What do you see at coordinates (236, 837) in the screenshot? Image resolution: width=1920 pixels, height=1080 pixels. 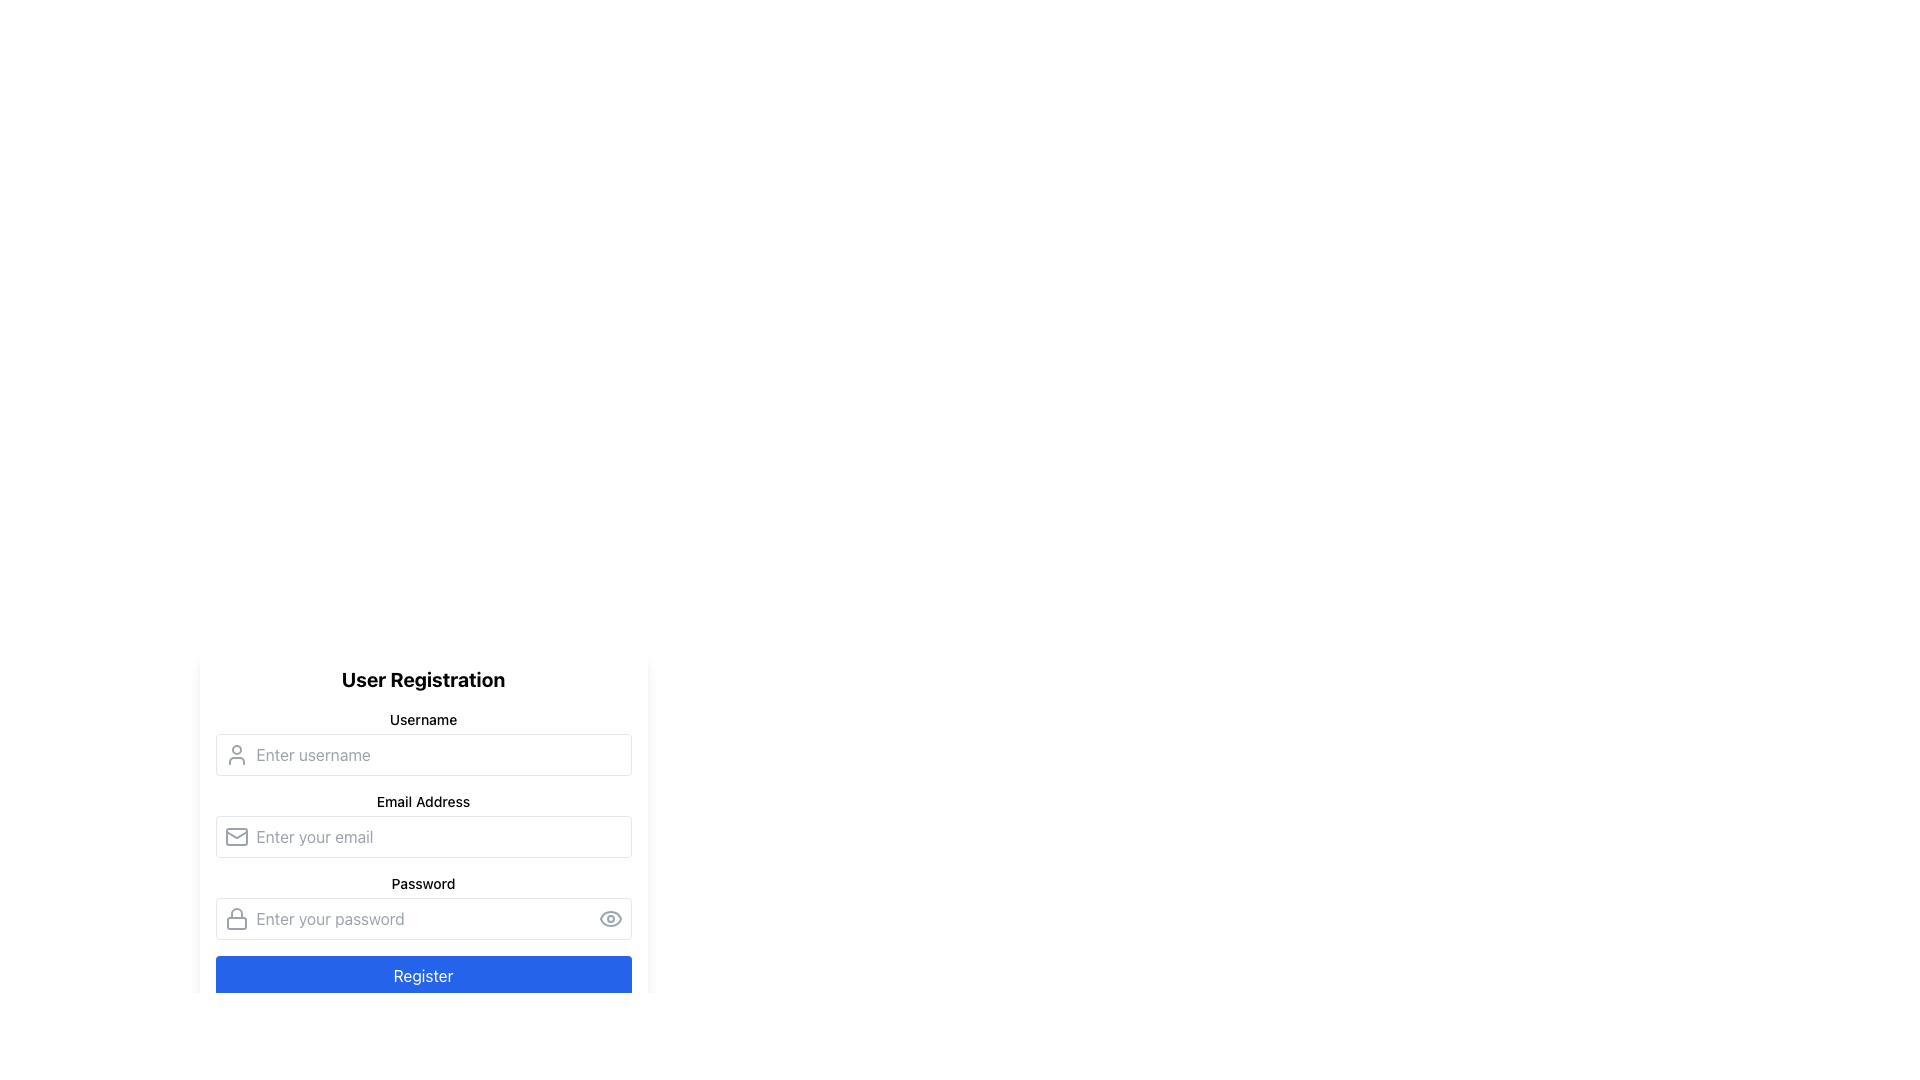 I see `the email input icon located on the left side of the 'Email Address' input field` at bounding box center [236, 837].